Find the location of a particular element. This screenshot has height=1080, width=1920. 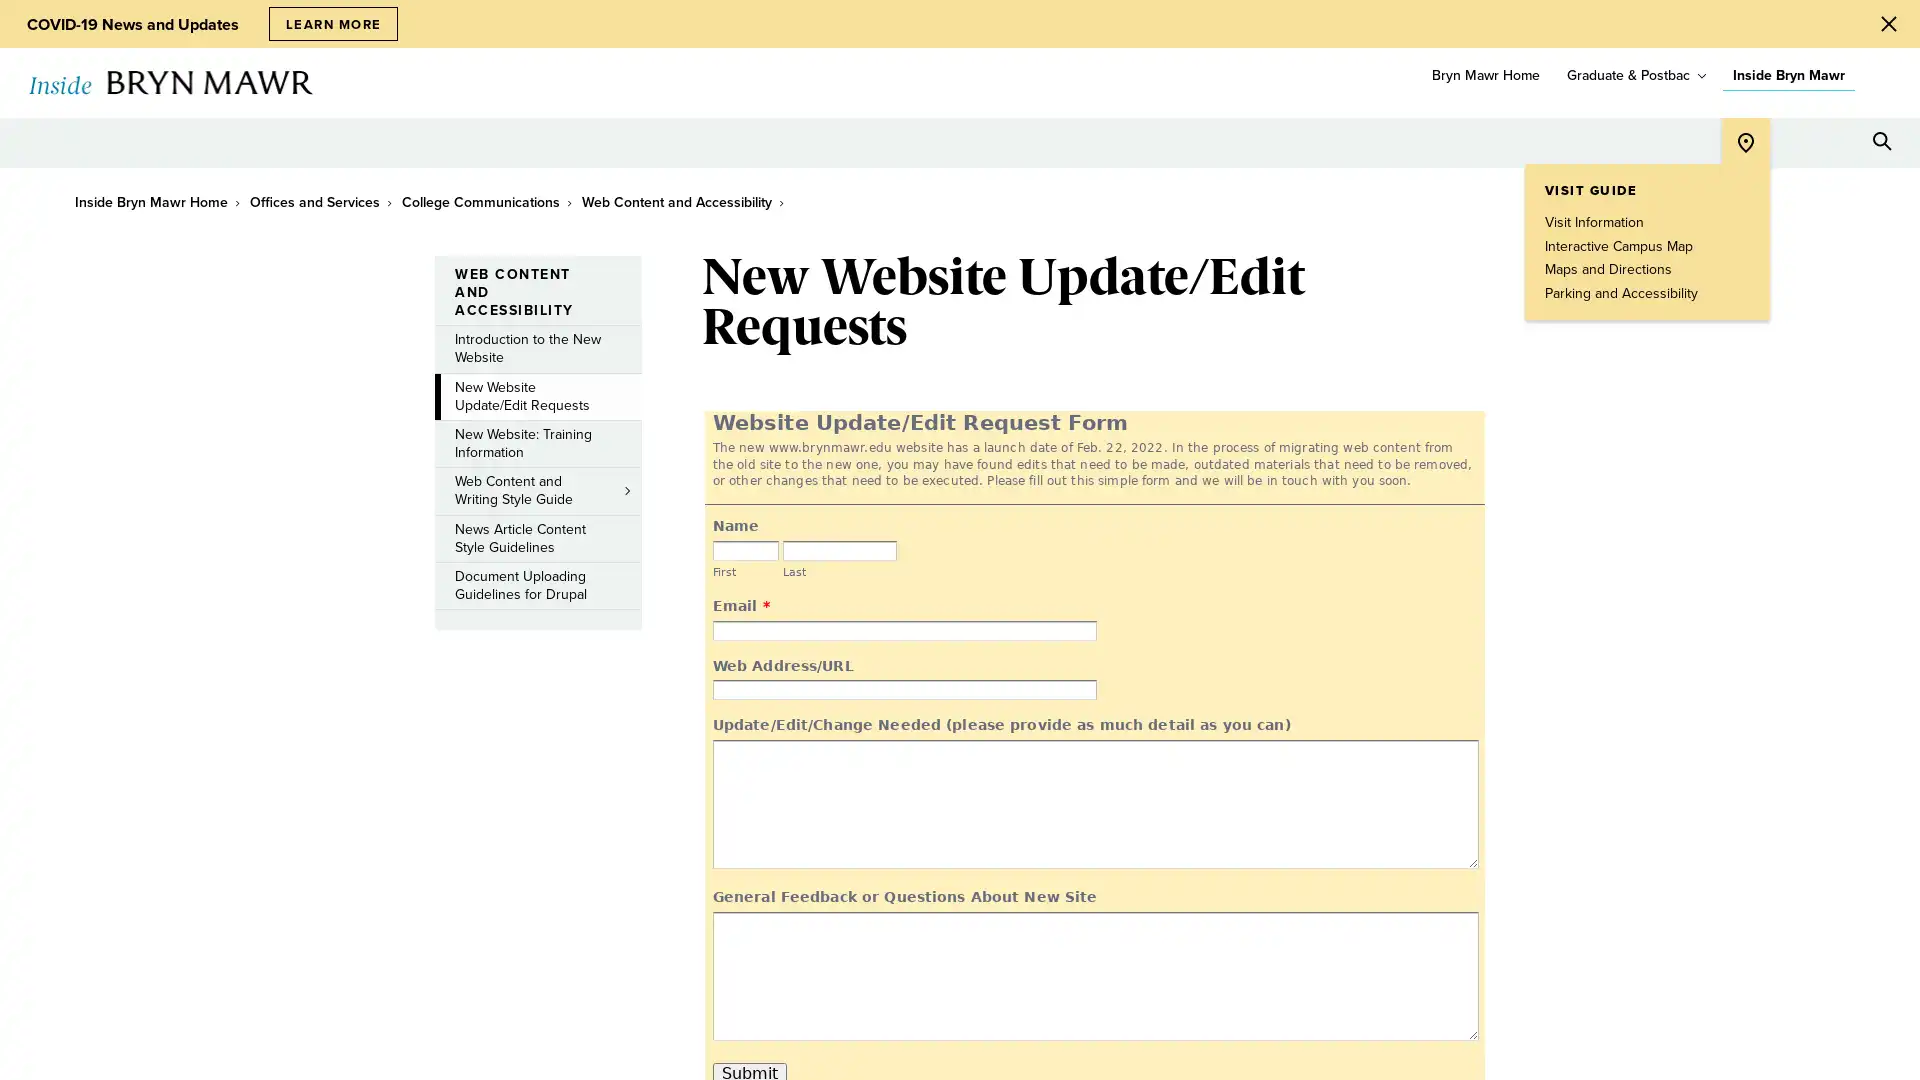

Open Tools menu is located at coordinates (1782, 139).